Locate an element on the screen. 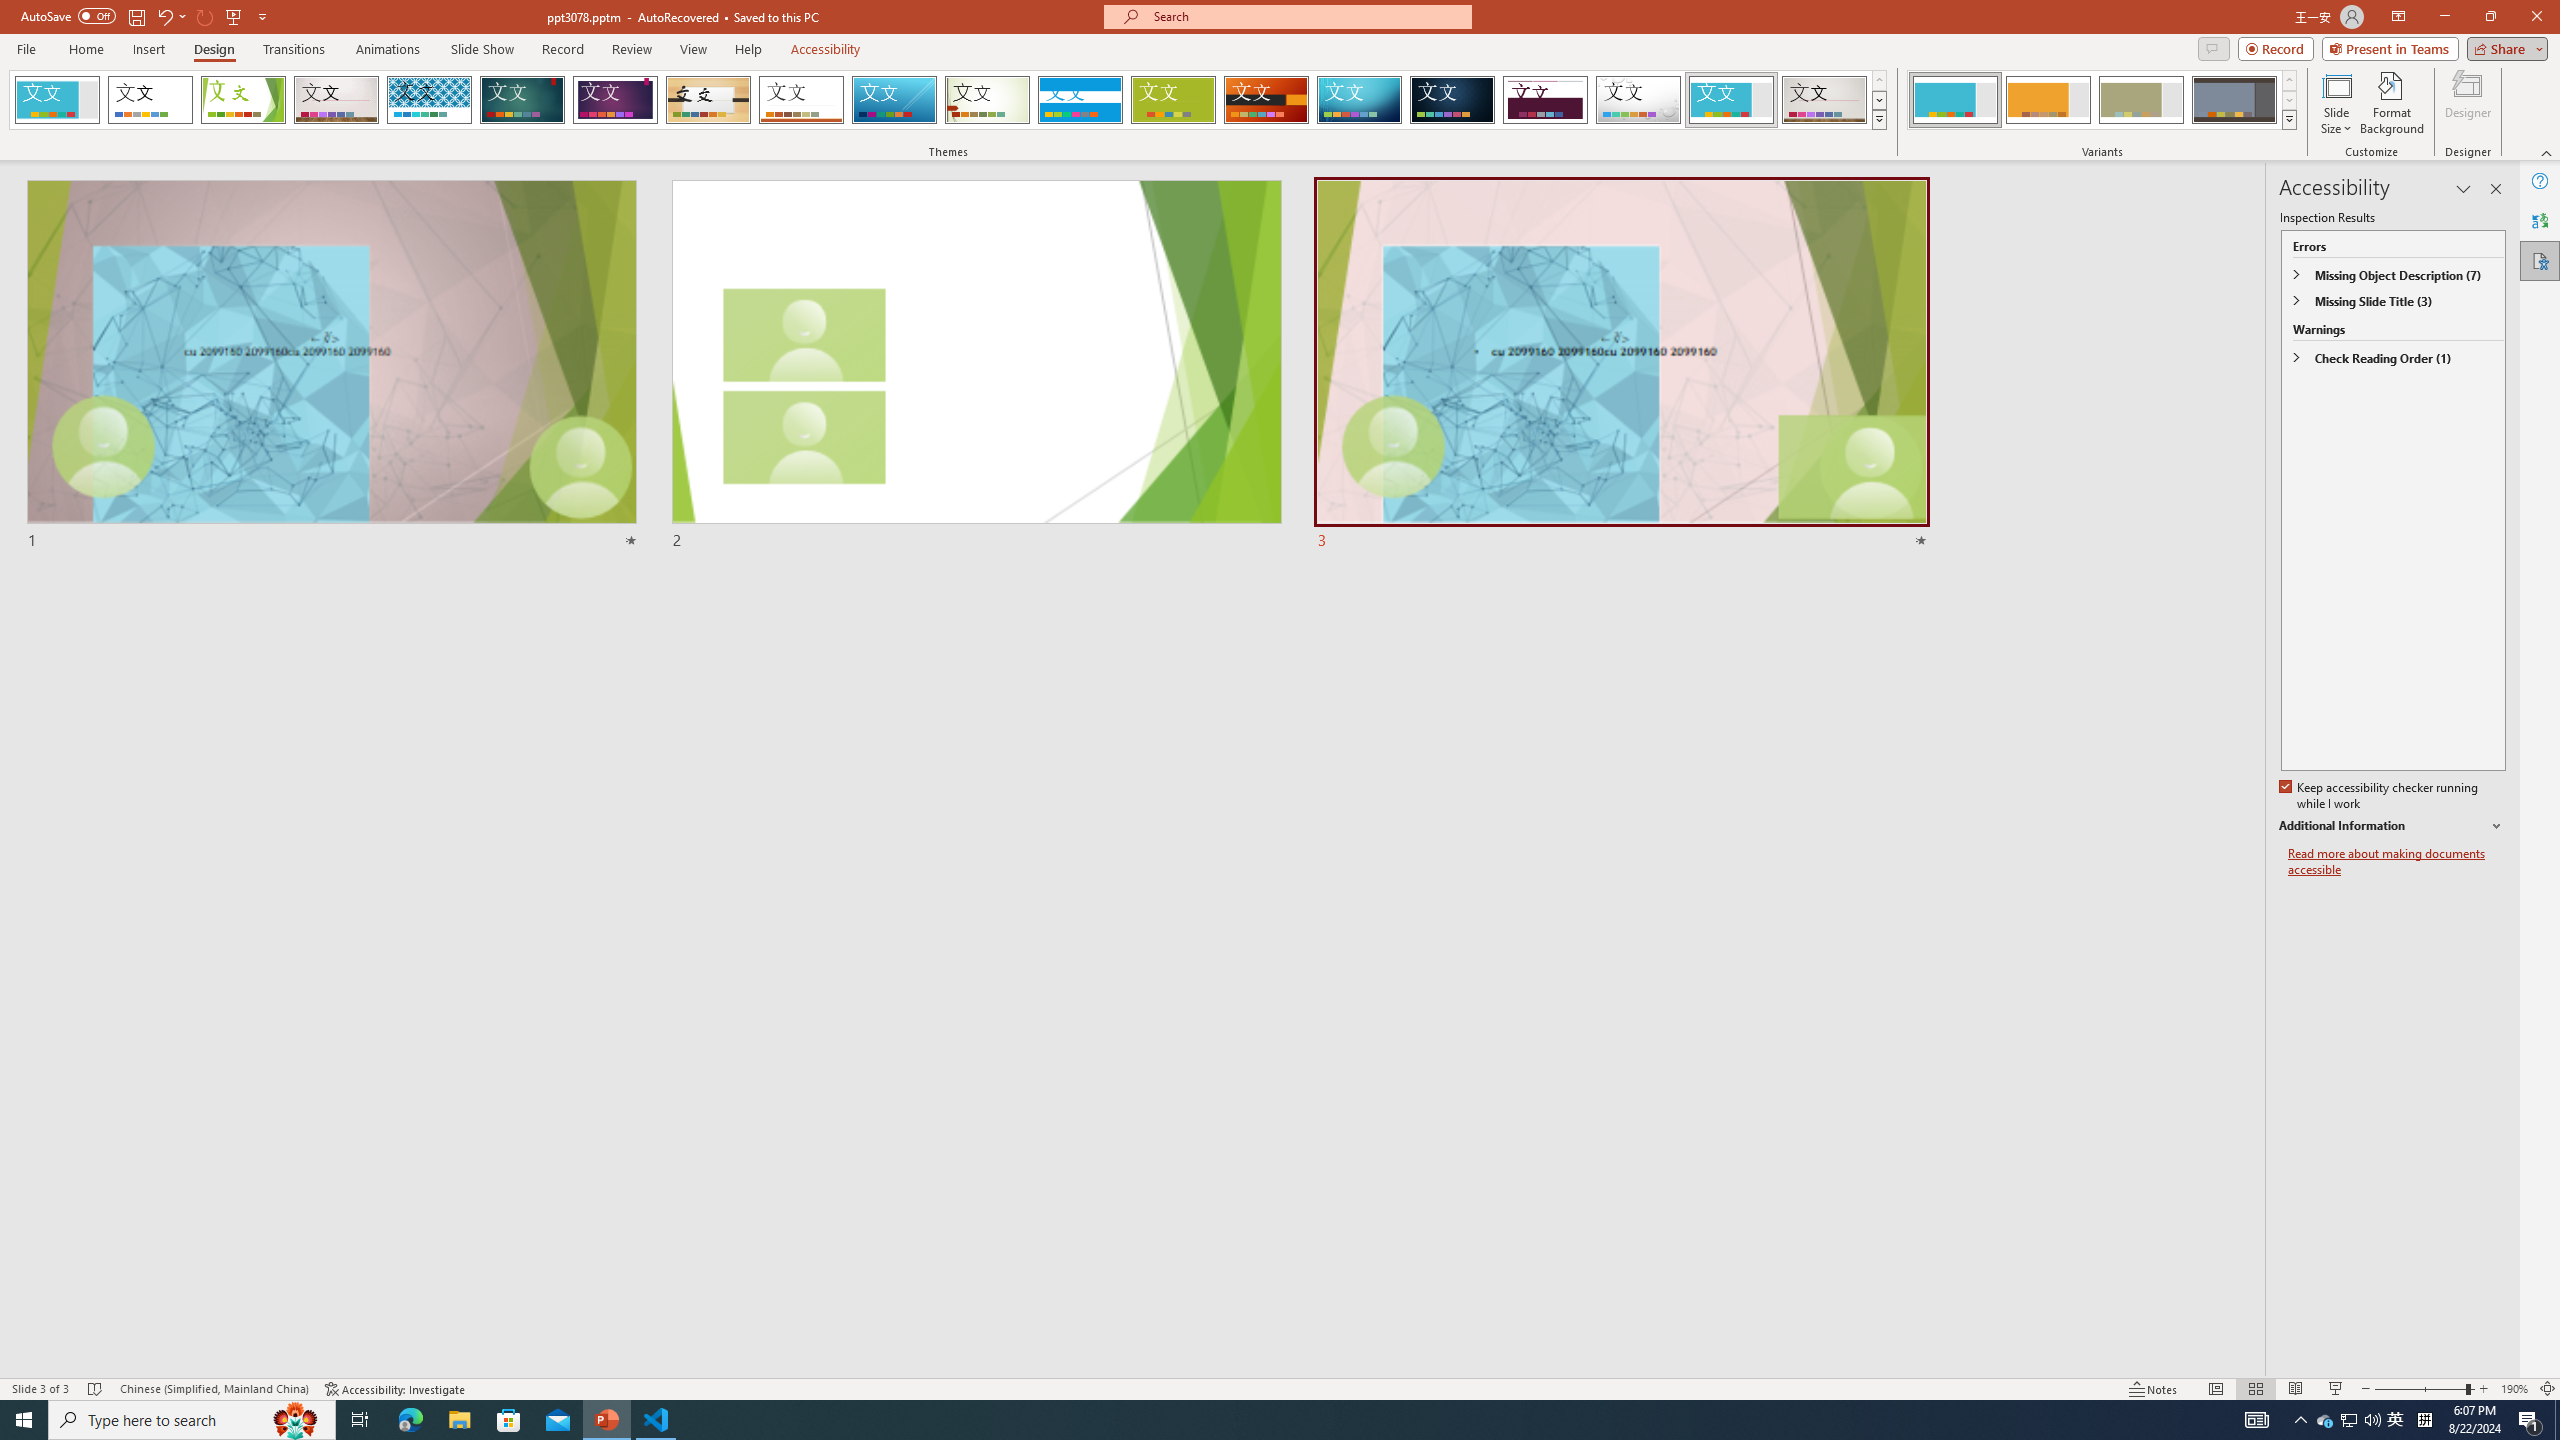 The image size is (2560, 1440). 'AutomationID: ThemeVariantsGallery' is located at coordinates (2103, 99).